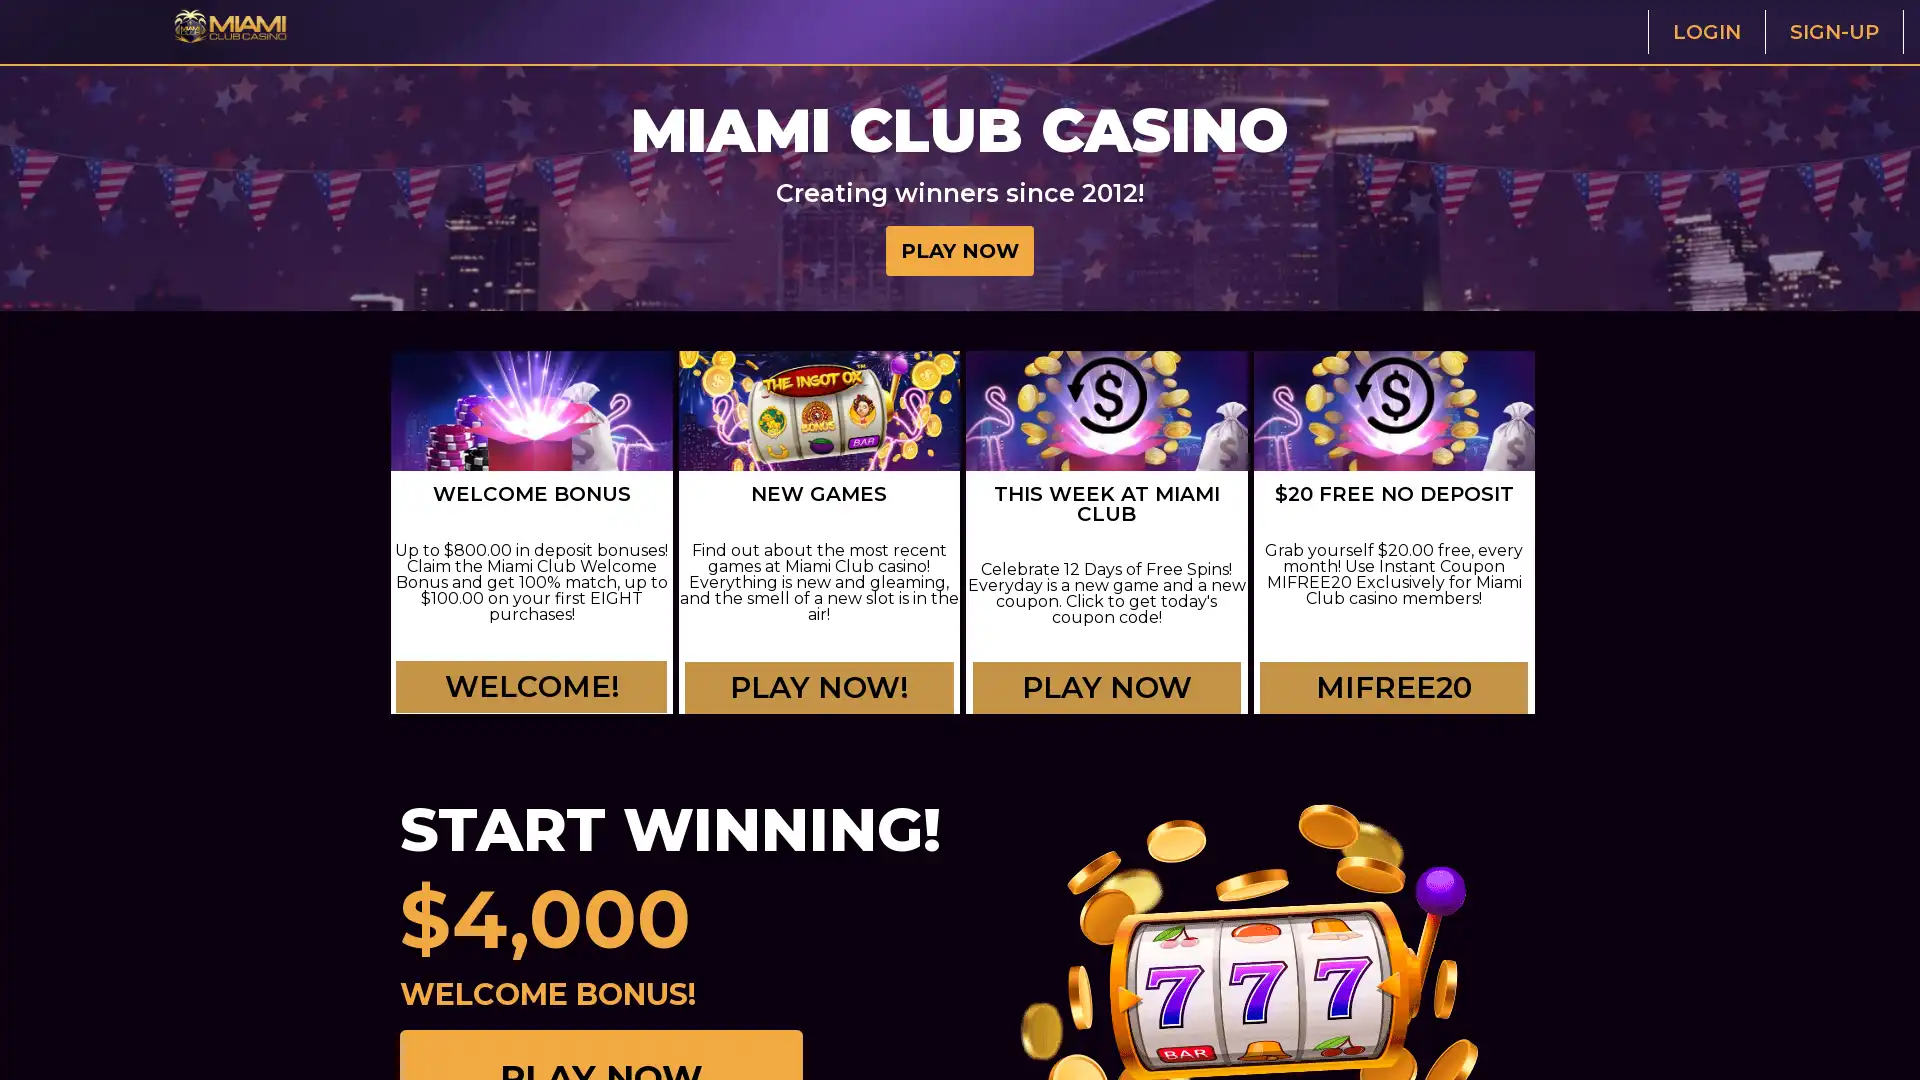 Image resolution: width=1920 pixels, height=1080 pixels. What do you see at coordinates (819, 701) in the screenshot?
I see `PLAY NOW!` at bounding box center [819, 701].